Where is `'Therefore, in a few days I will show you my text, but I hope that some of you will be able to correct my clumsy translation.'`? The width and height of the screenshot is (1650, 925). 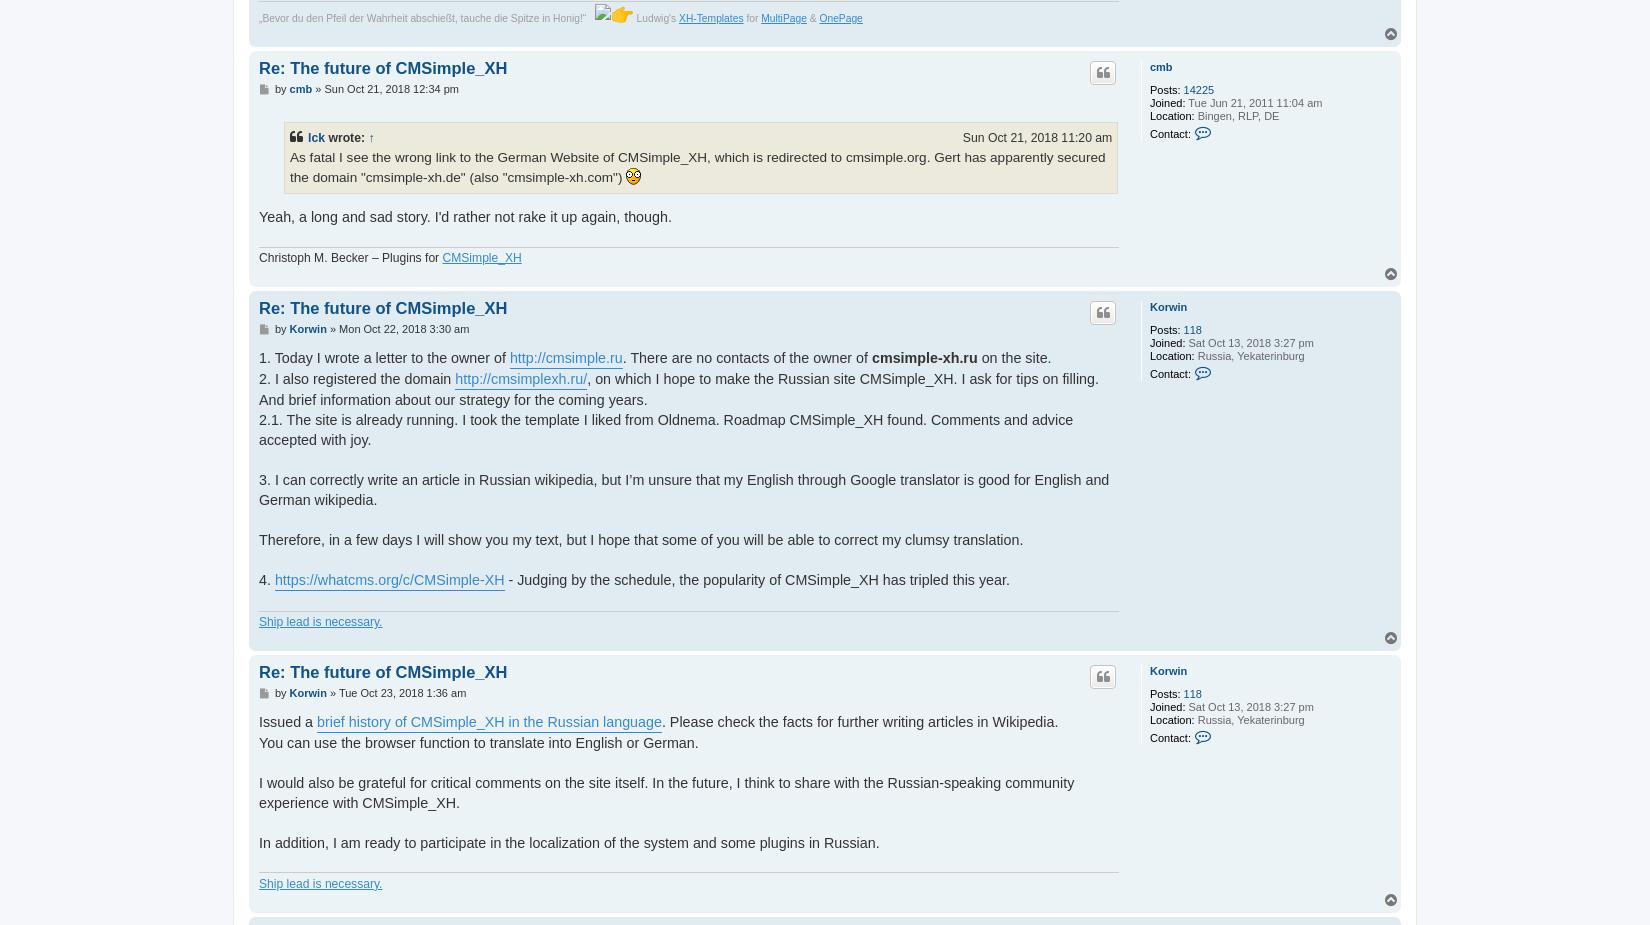
'Therefore, in a few days I will show you my text, but I hope that some of you will be able to correct my clumsy translation.' is located at coordinates (640, 540).